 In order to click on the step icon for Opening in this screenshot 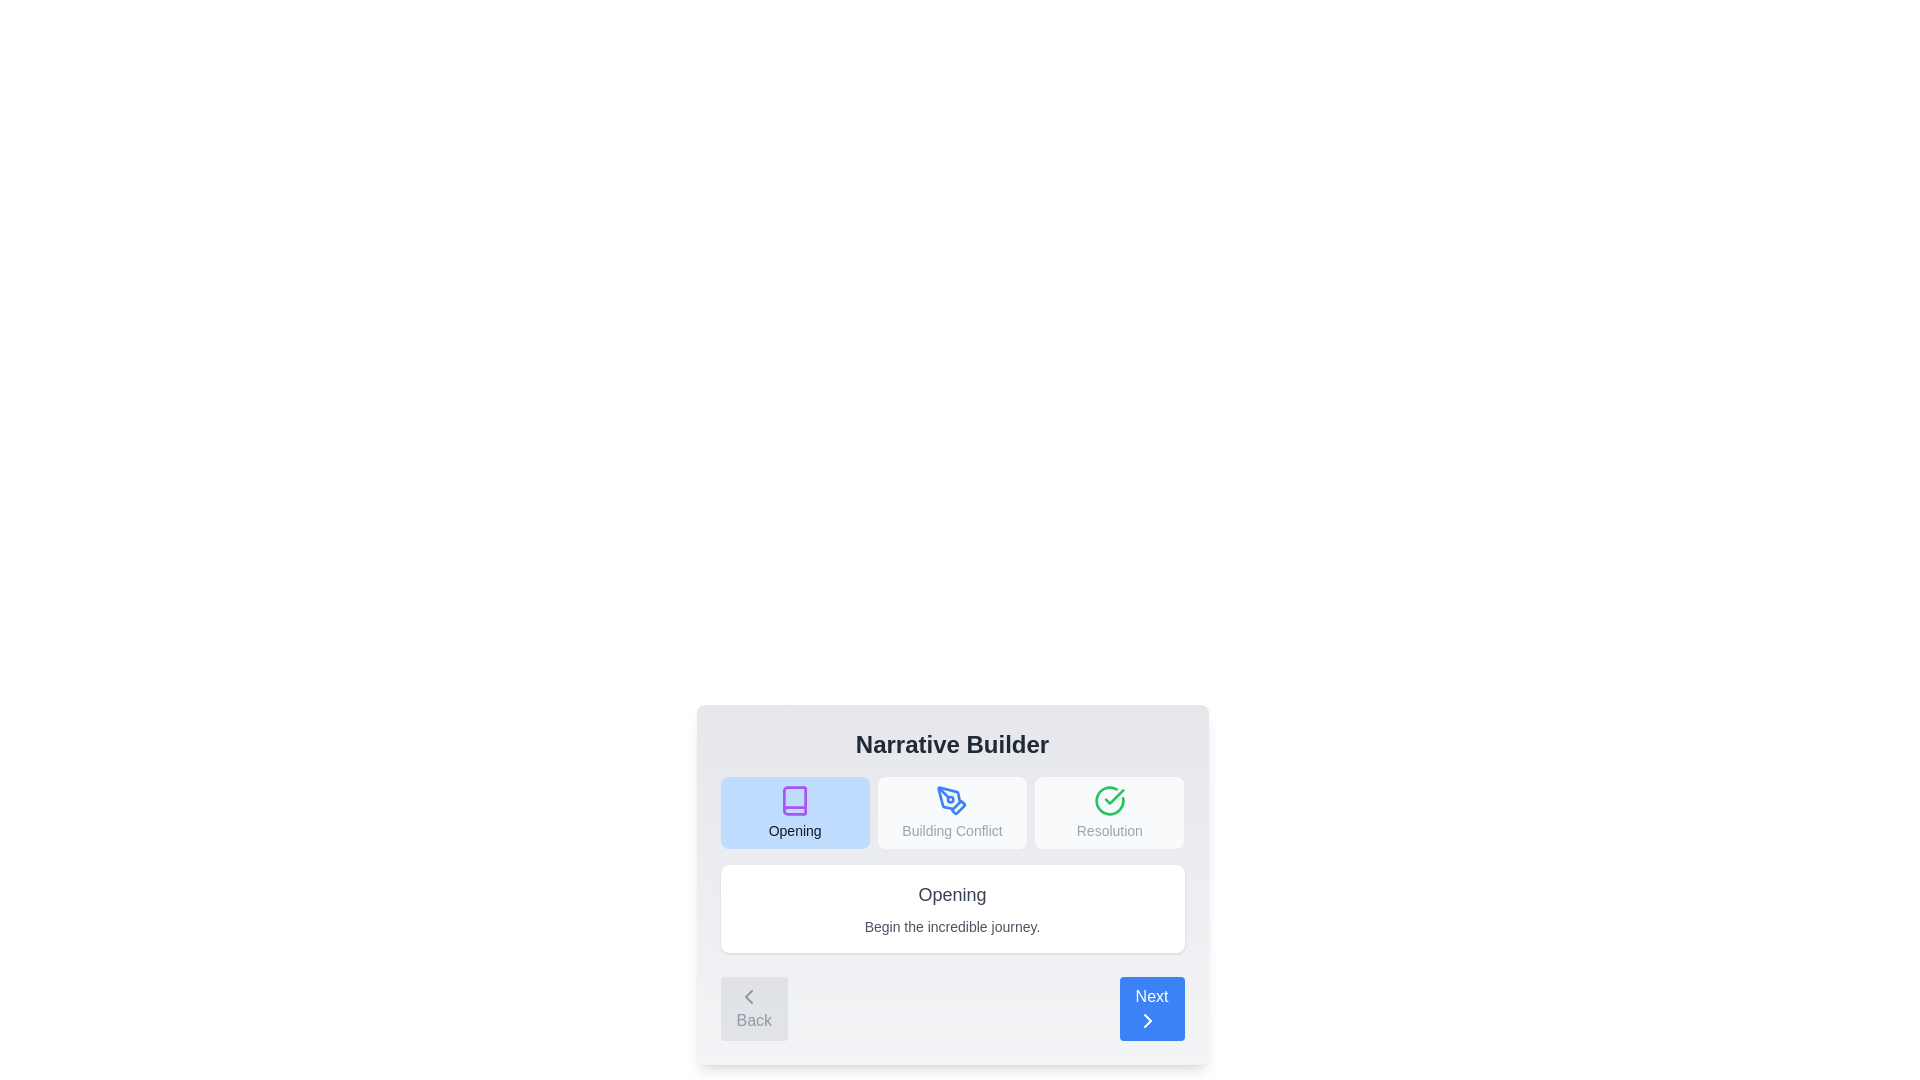, I will do `click(794, 813)`.